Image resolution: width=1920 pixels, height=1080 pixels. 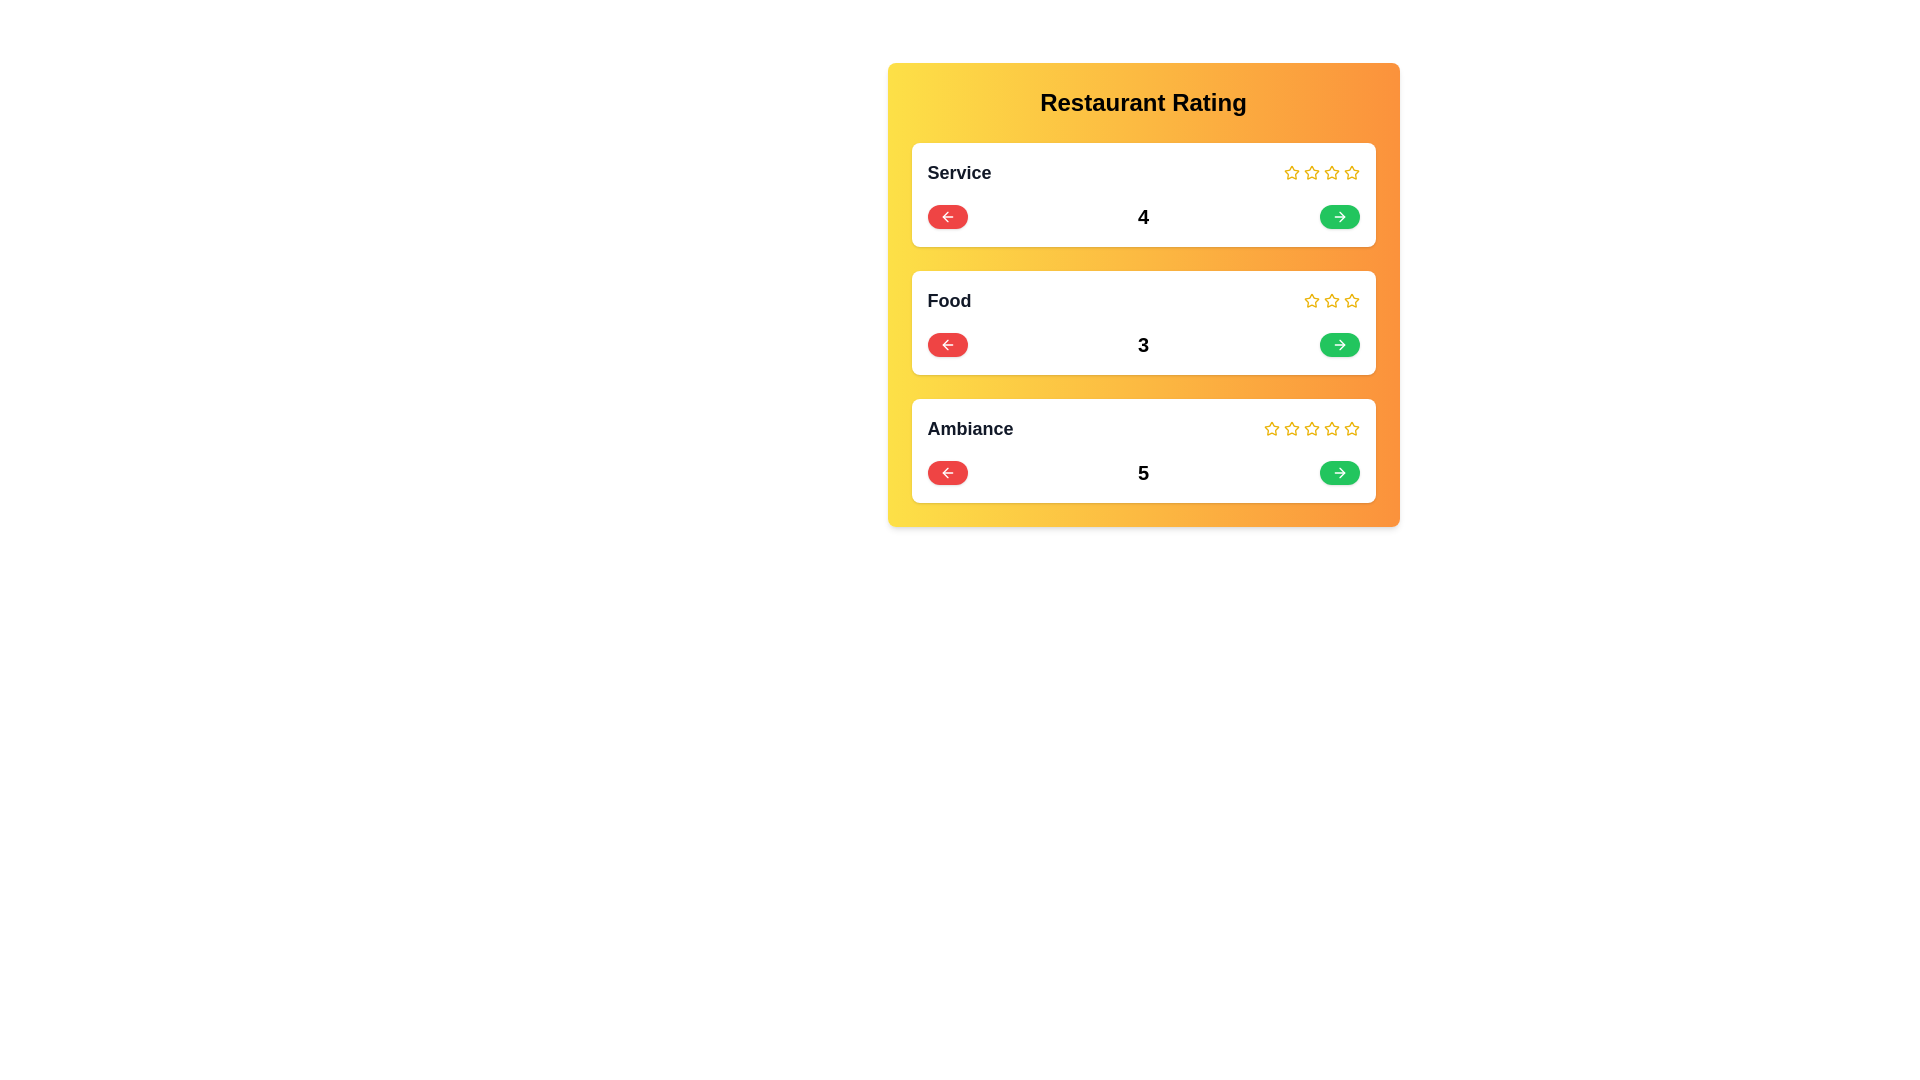 I want to click on the 'Service' text label, which is displayed in bold, large font and dark gray color, located at the top-left corner of its rectangular card within a vibrant yellow and orange background, so click(x=958, y=172).